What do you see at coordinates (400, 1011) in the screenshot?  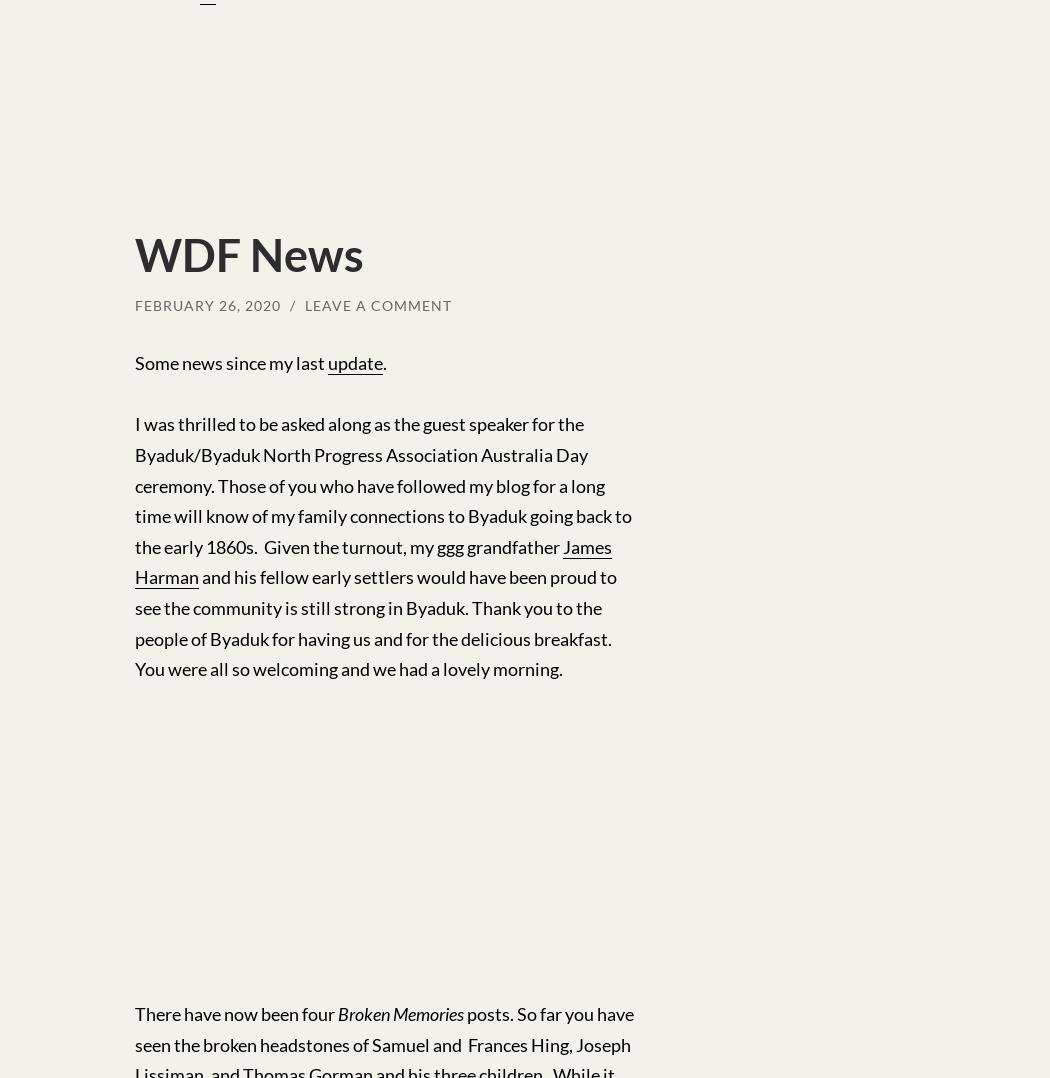 I see `'Broken Memories'` at bounding box center [400, 1011].